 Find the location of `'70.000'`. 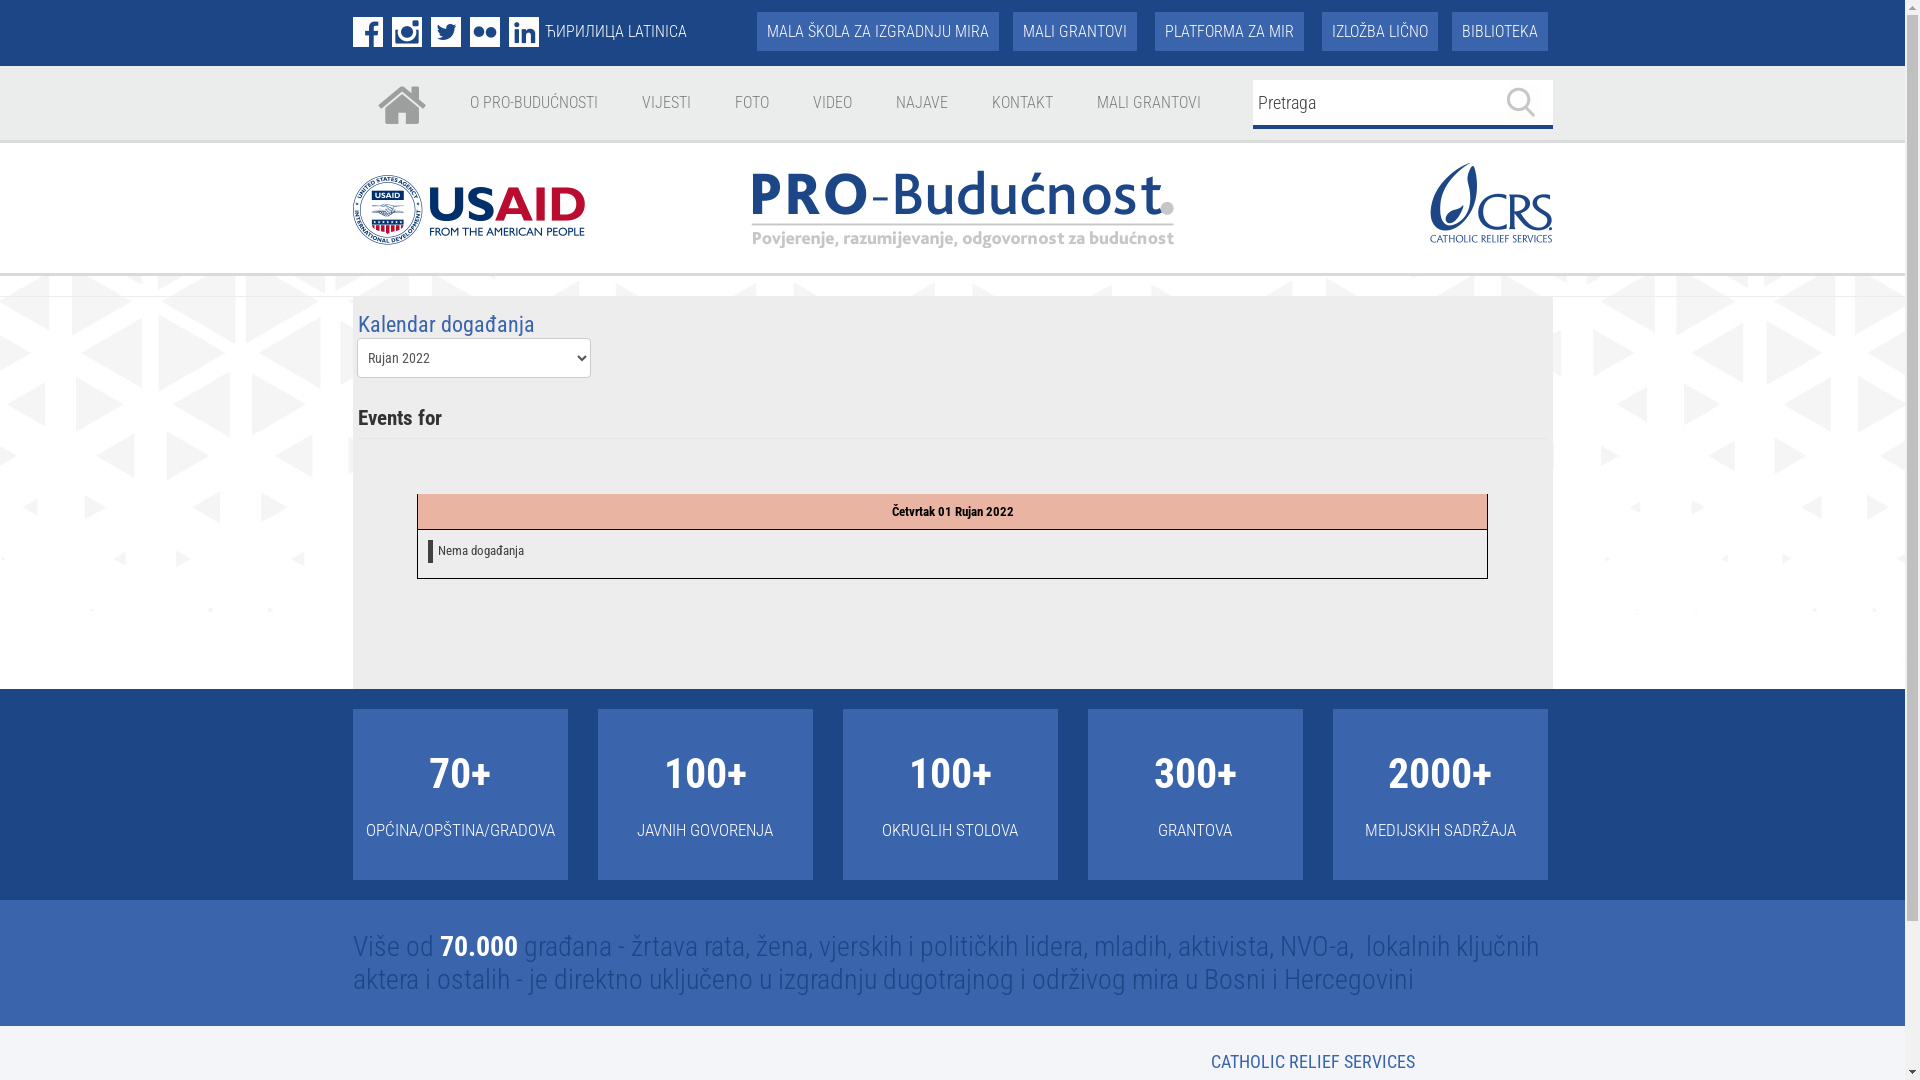

'70.000' is located at coordinates (478, 945).